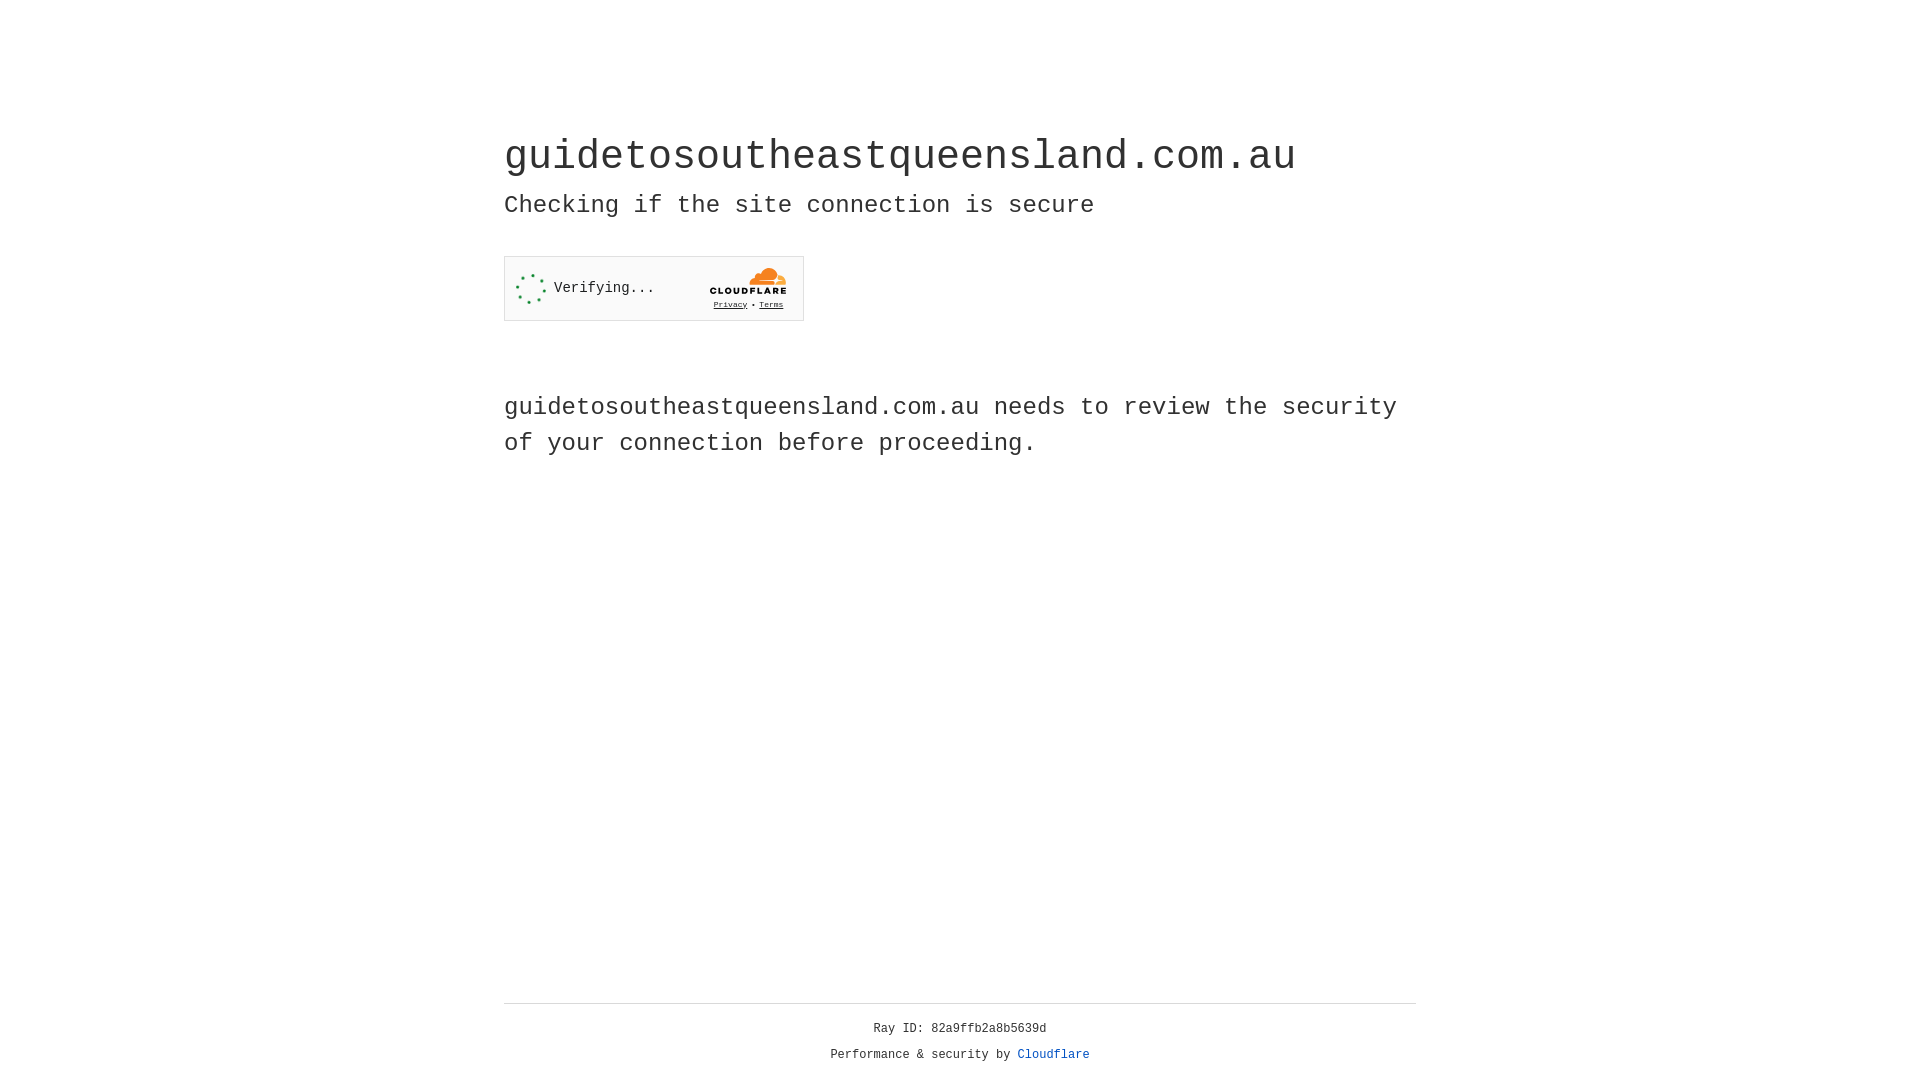 The width and height of the screenshot is (1920, 1080). Describe the element at coordinates (653, 288) in the screenshot. I see `'Widget containing a Cloudflare security challenge'` at that location.